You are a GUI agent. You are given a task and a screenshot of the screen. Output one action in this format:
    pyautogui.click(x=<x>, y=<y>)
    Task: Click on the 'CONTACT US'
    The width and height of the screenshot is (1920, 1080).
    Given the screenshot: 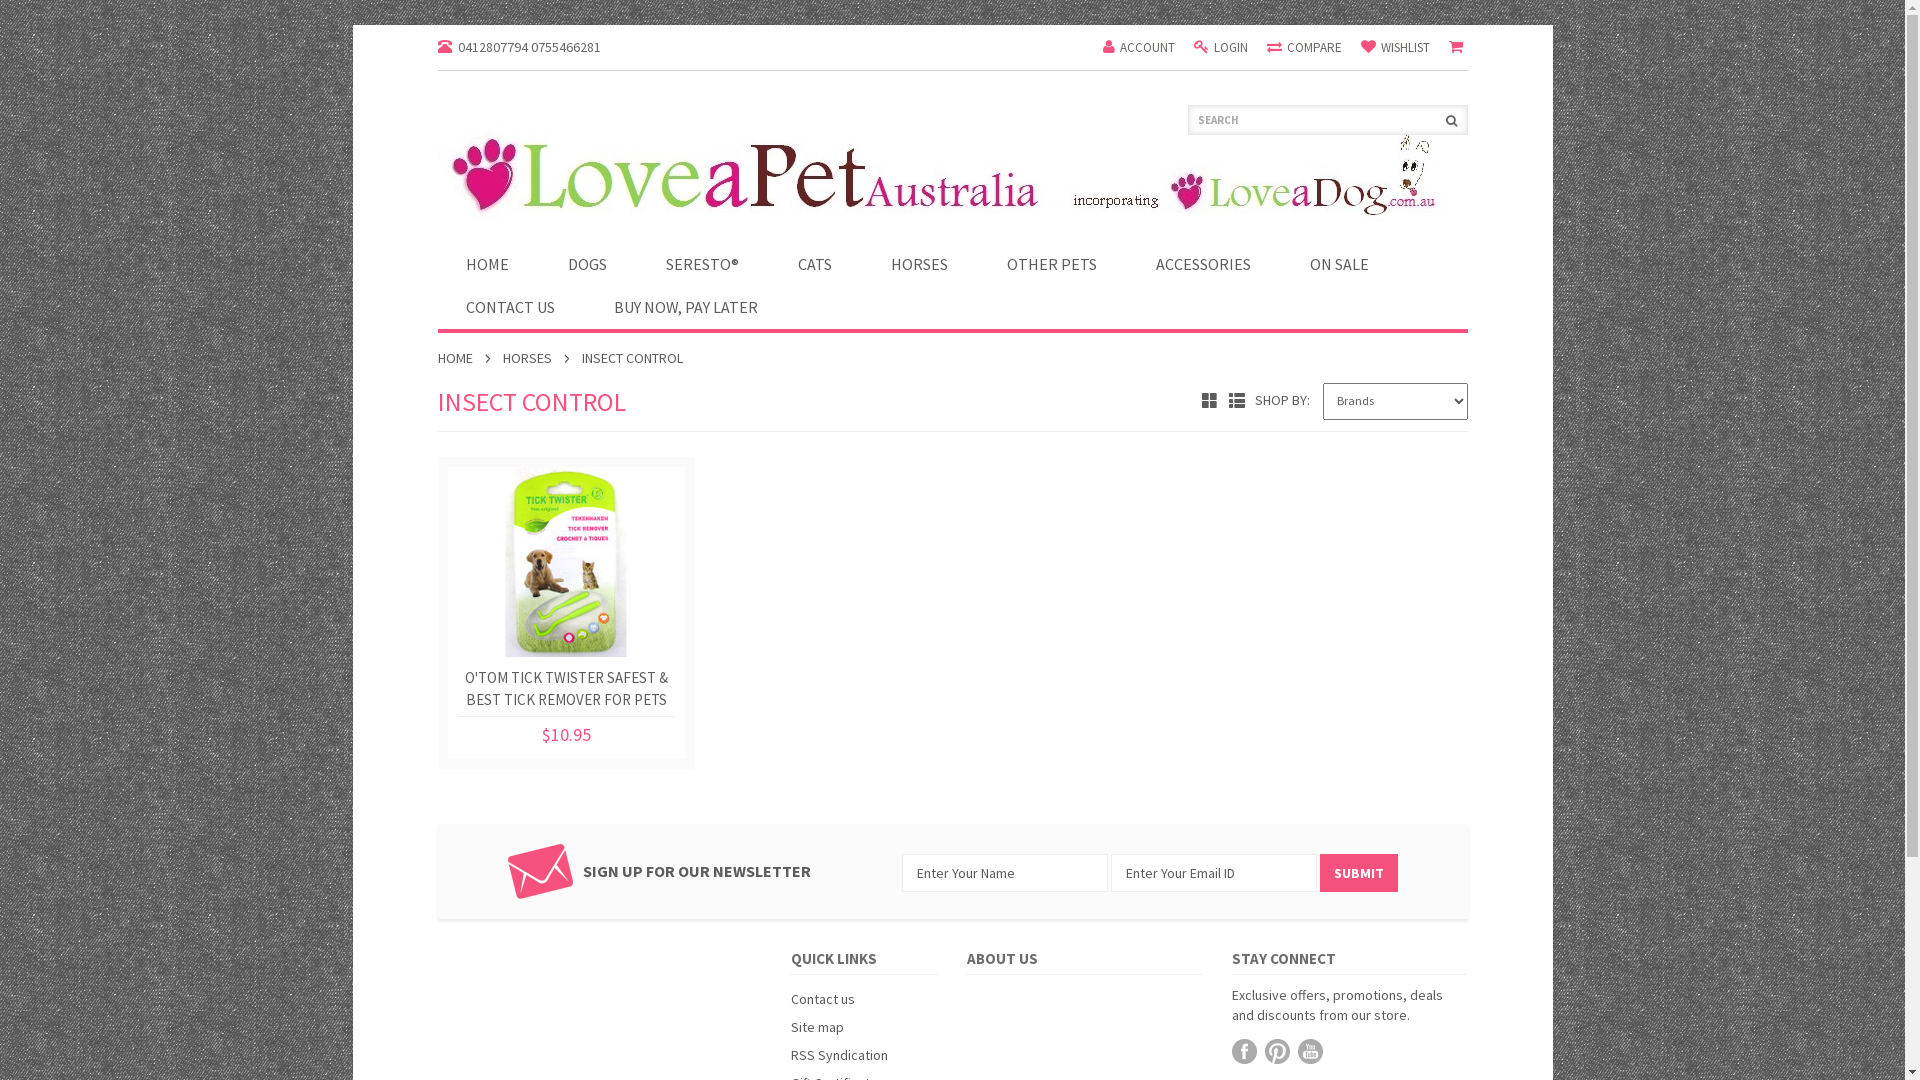 What is the action you would take?
    pyautogui.click(x=510, y=307)
    